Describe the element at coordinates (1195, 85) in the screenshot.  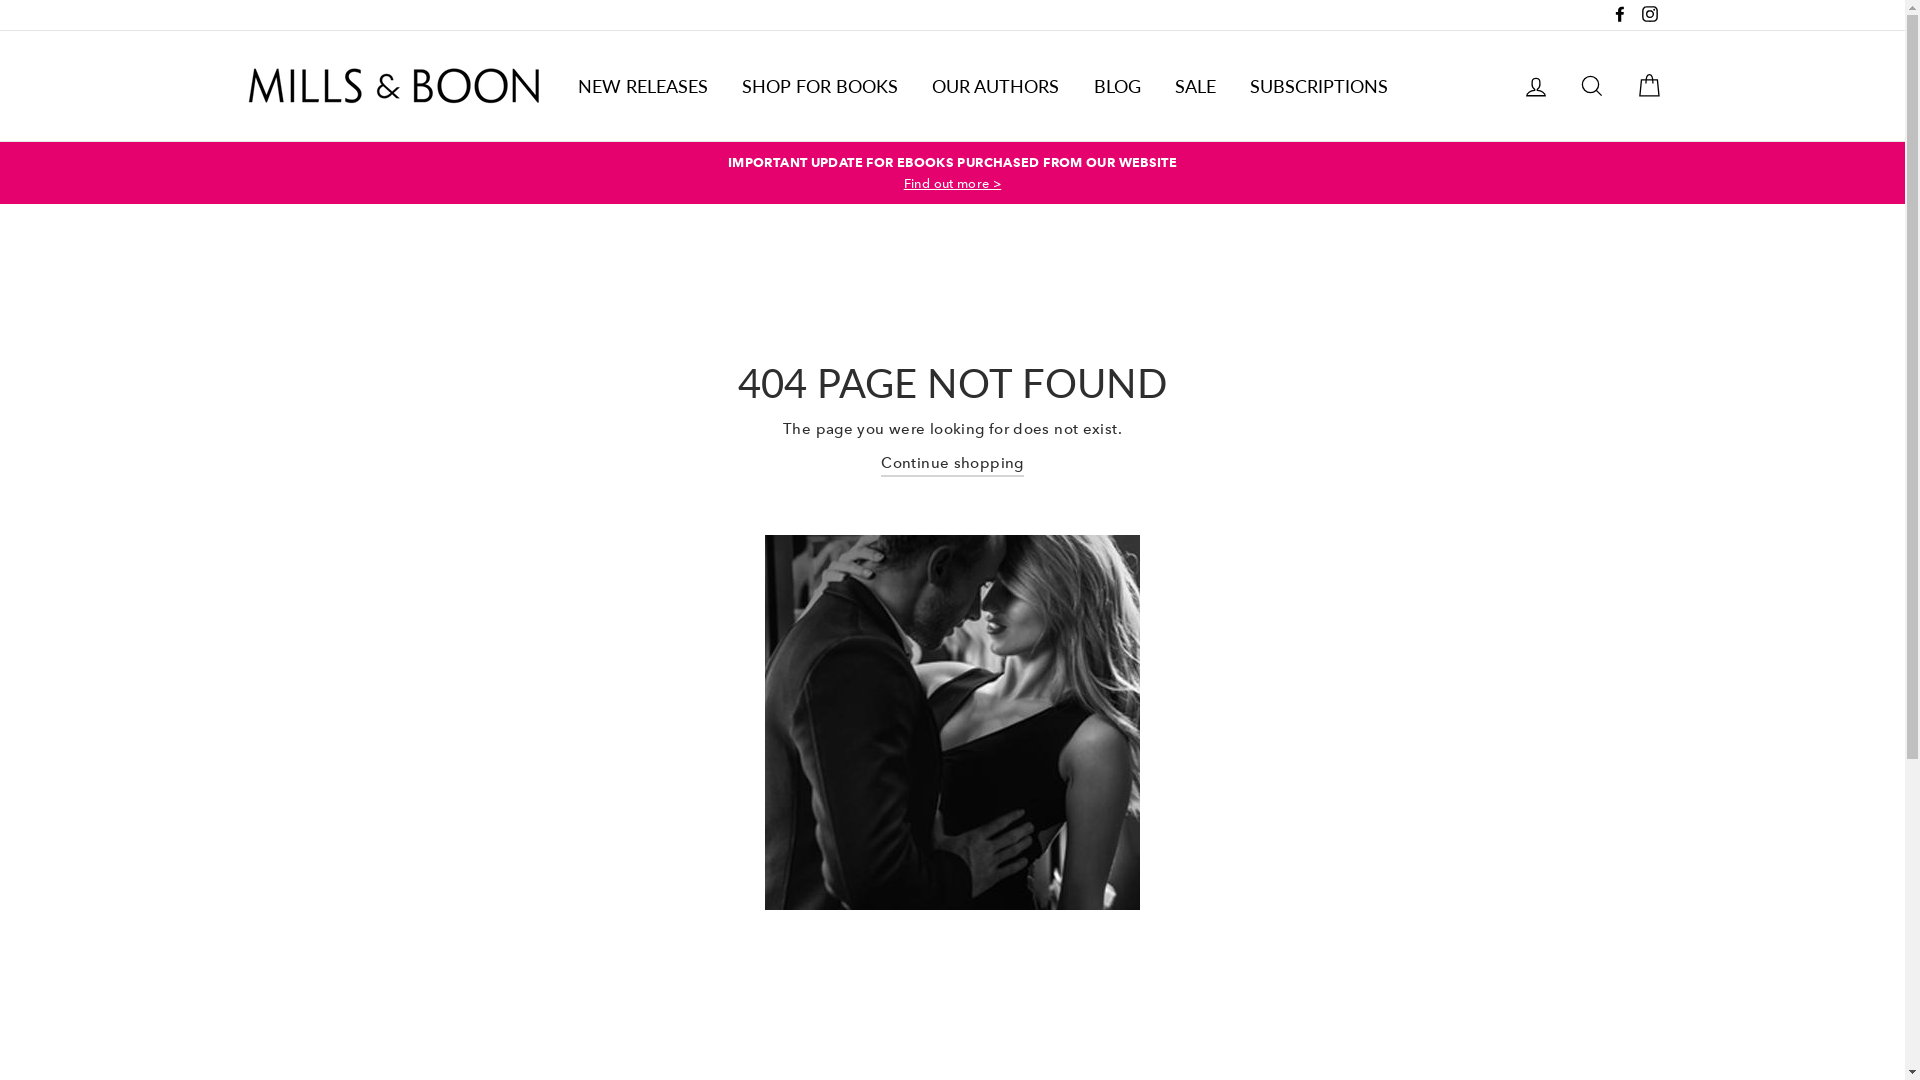
I see `'SALE'` at that location.